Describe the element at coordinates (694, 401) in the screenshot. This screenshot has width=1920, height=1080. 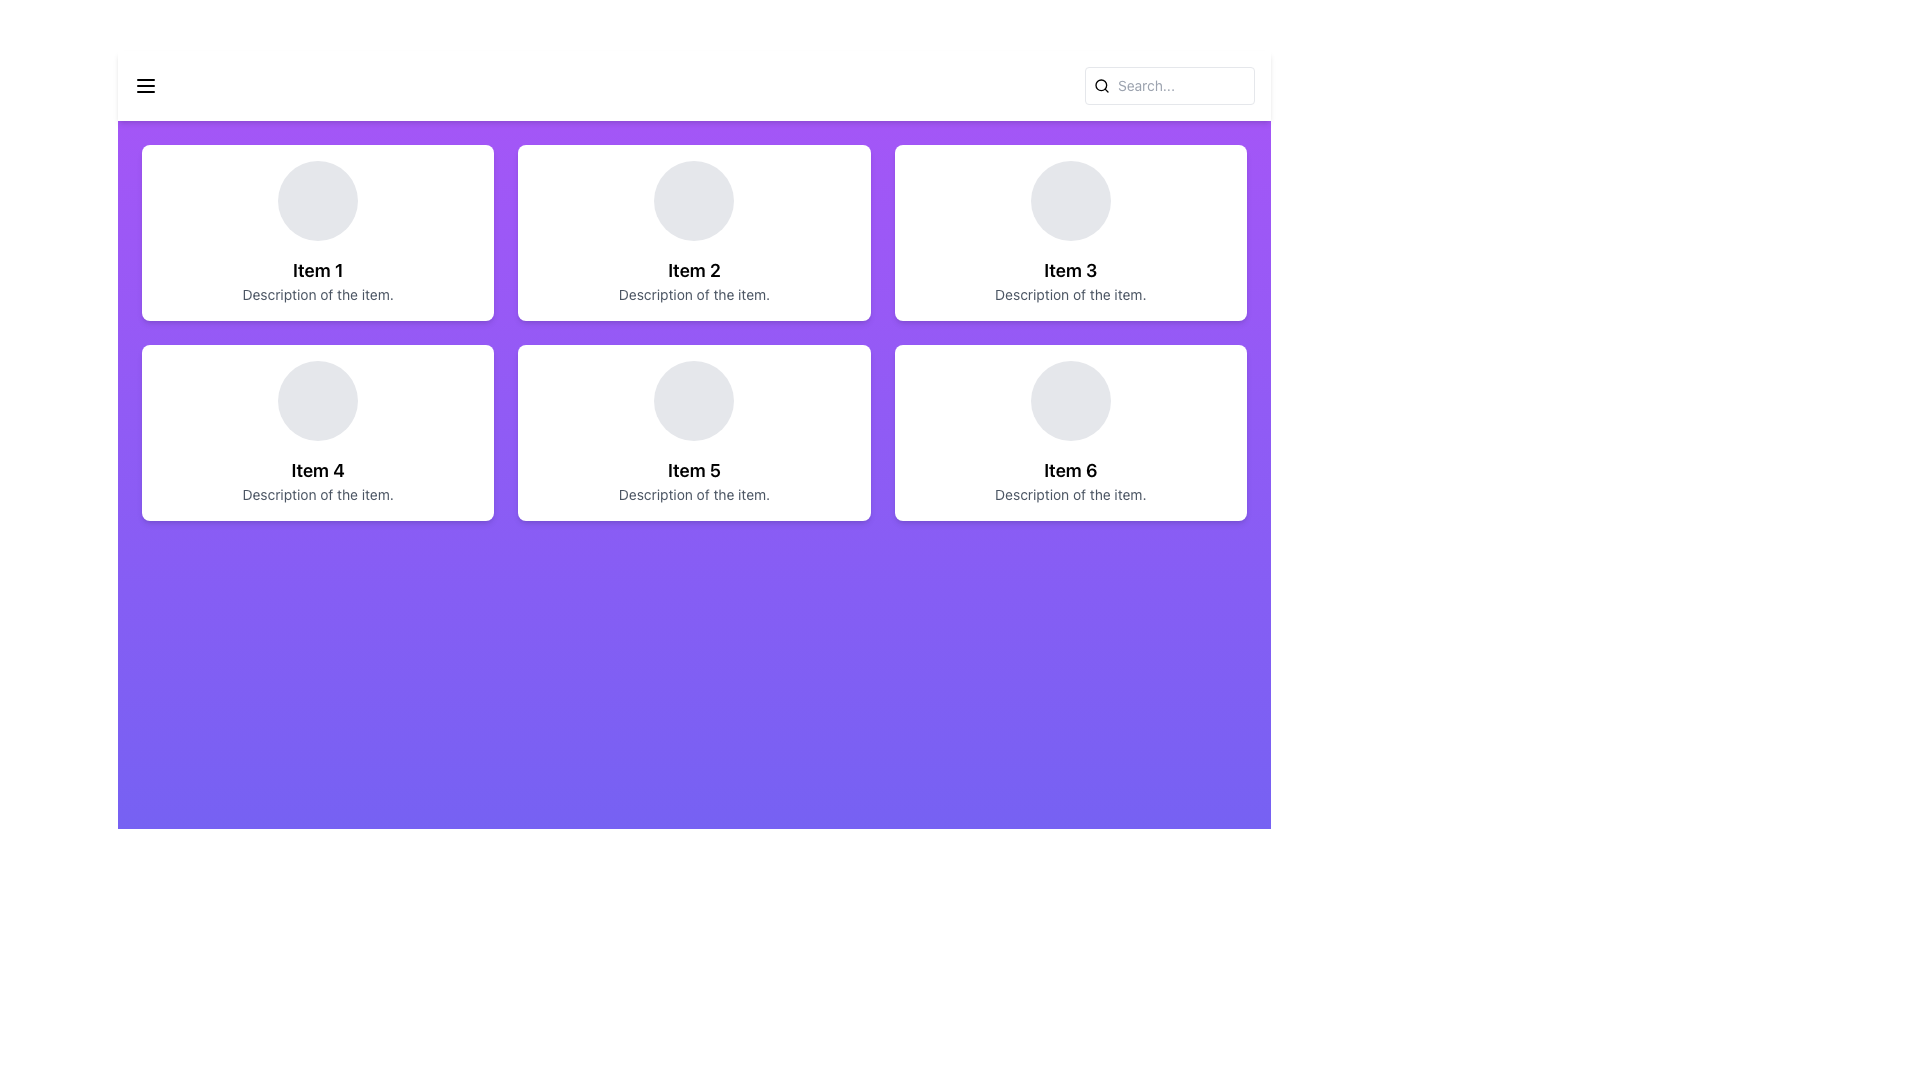
I see `the decorative circular element with a light gray background located in the upper central section of the card labeled 'Item 5'` at that location.